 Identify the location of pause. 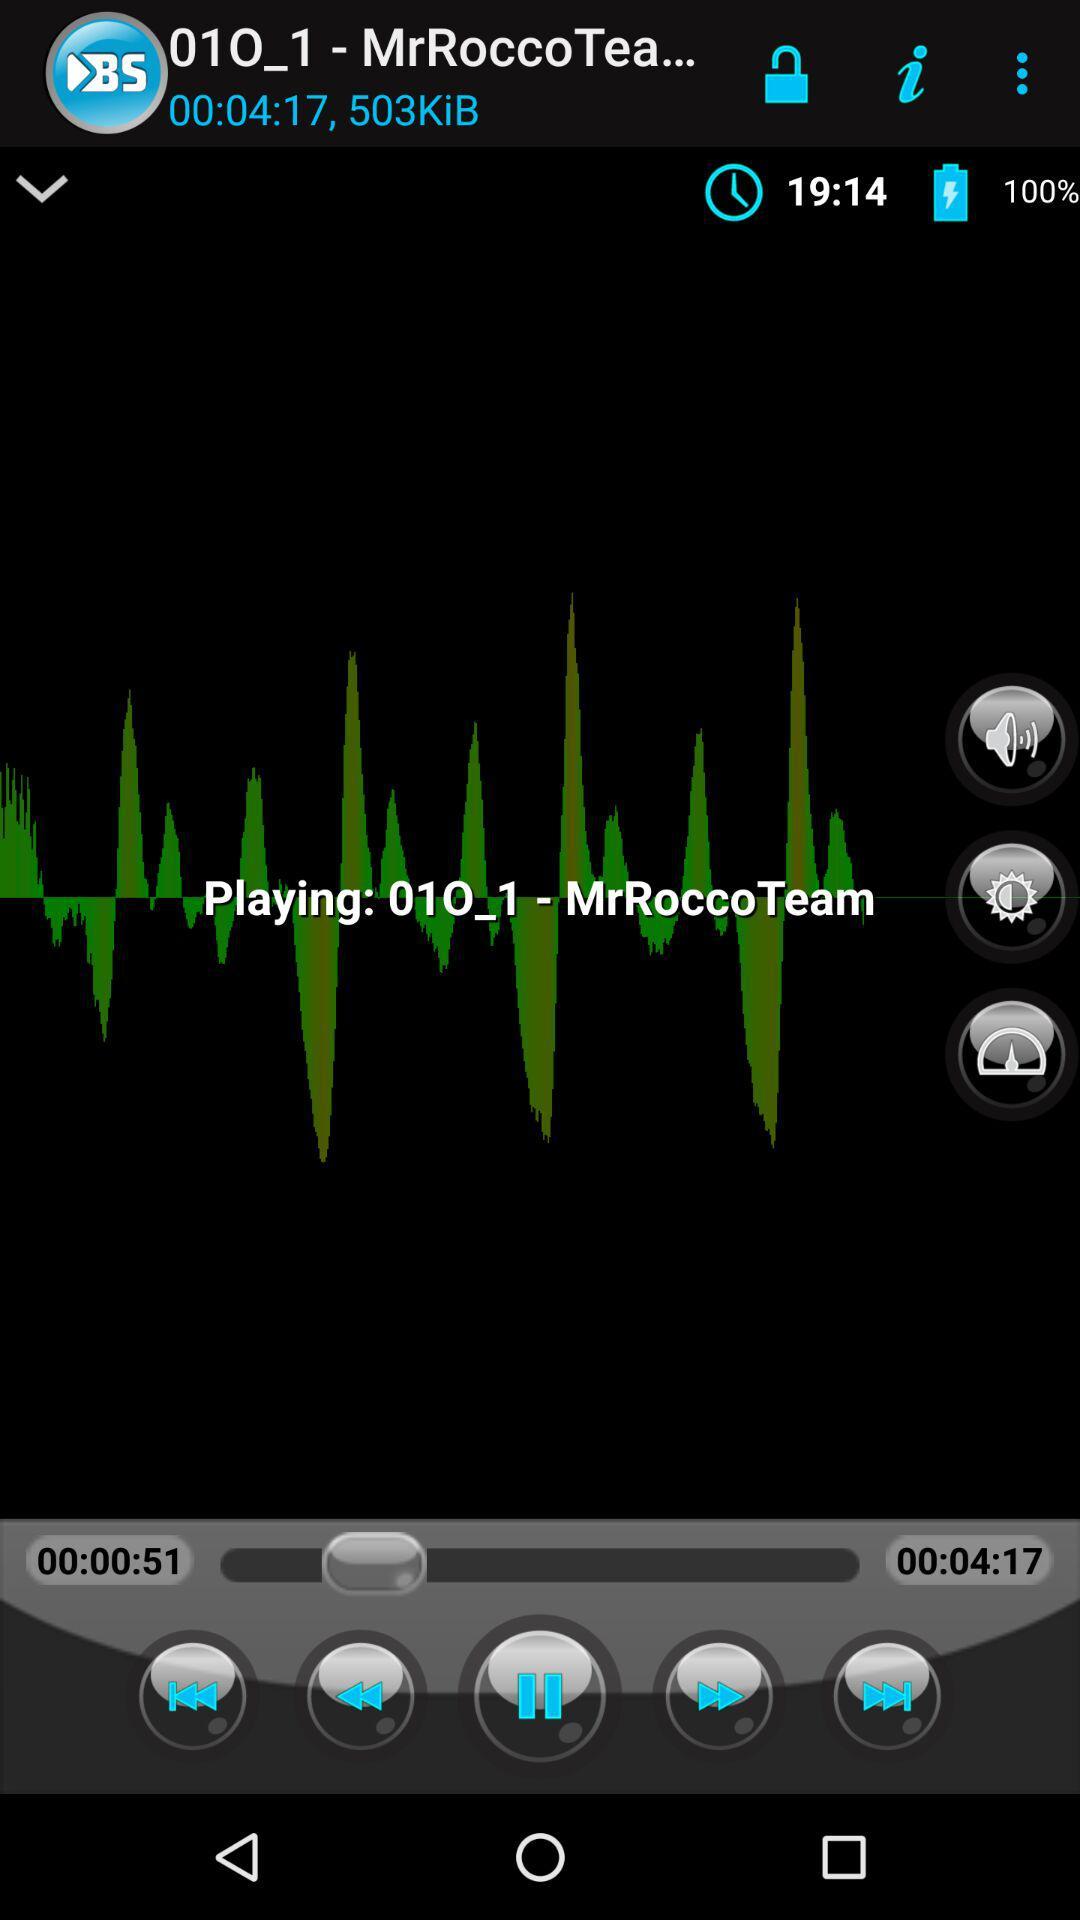
(540, 1695).